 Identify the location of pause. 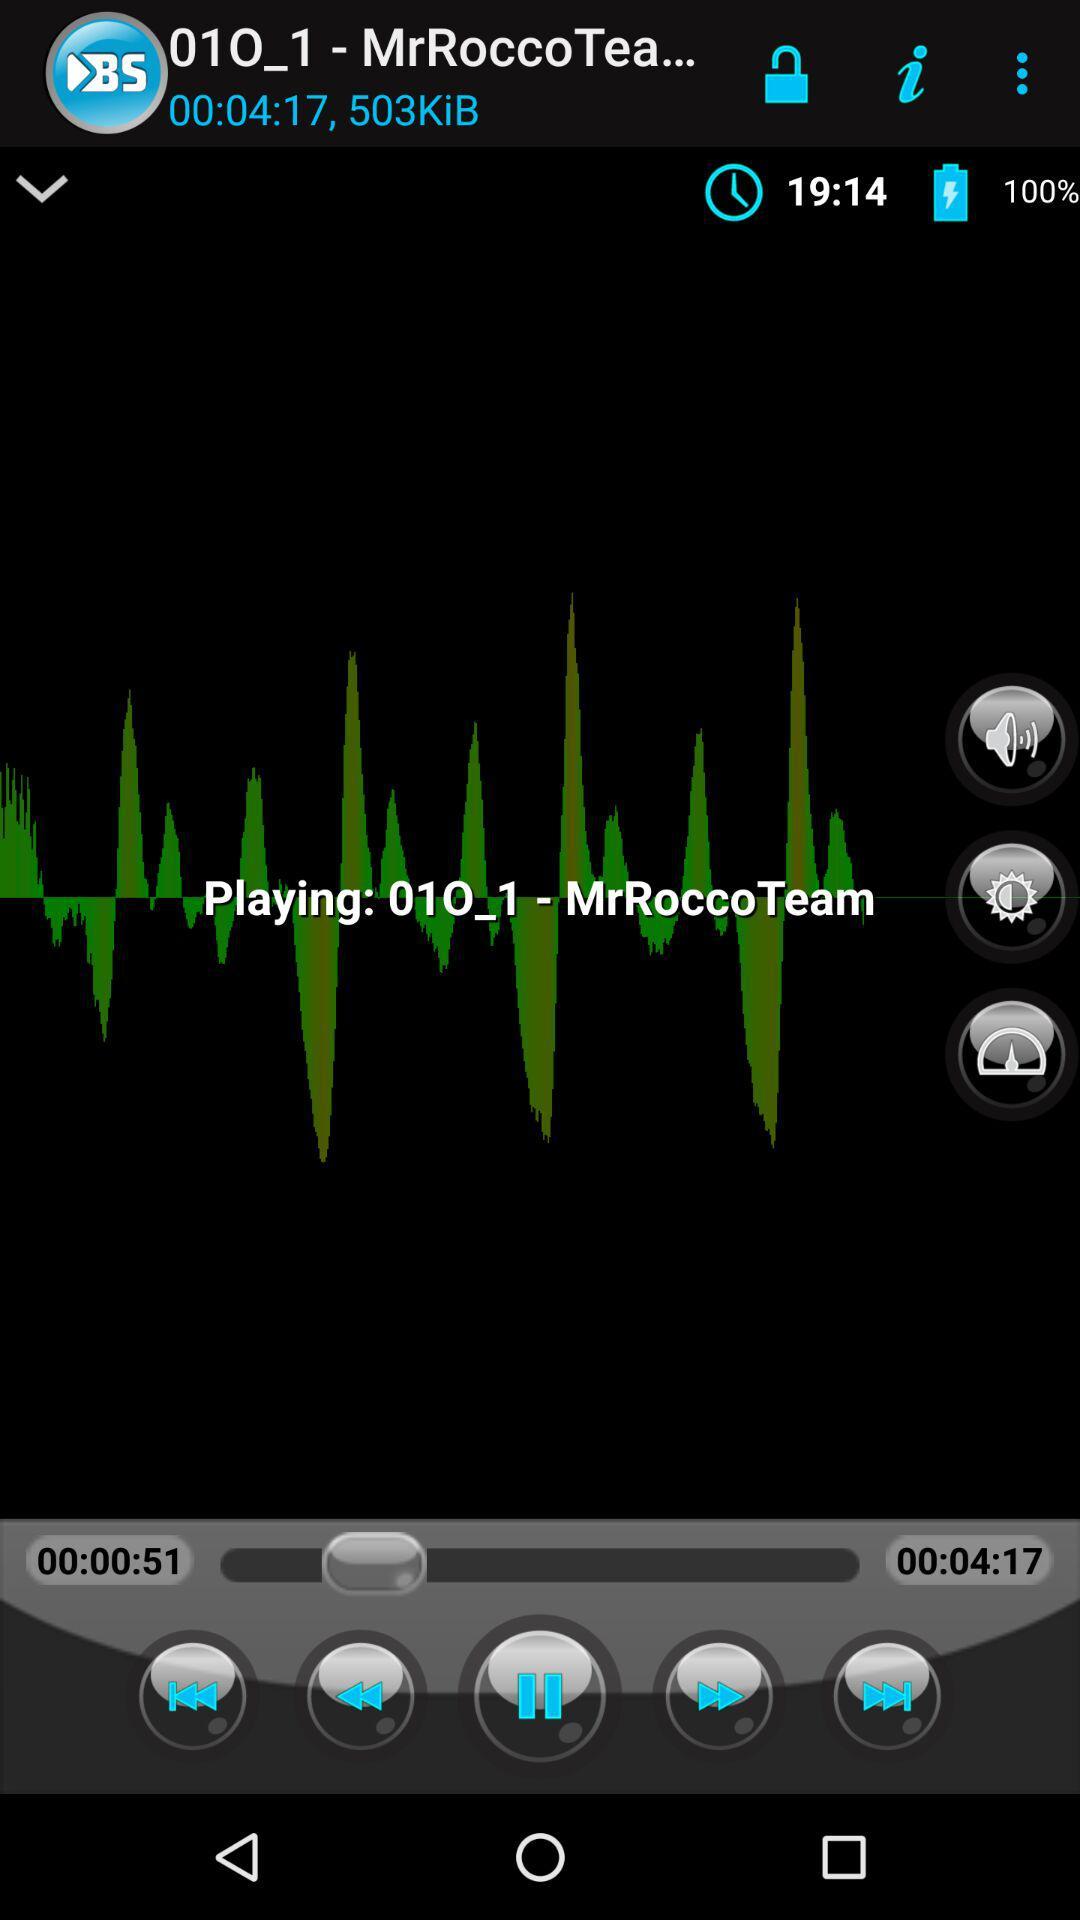
(540, 1695).